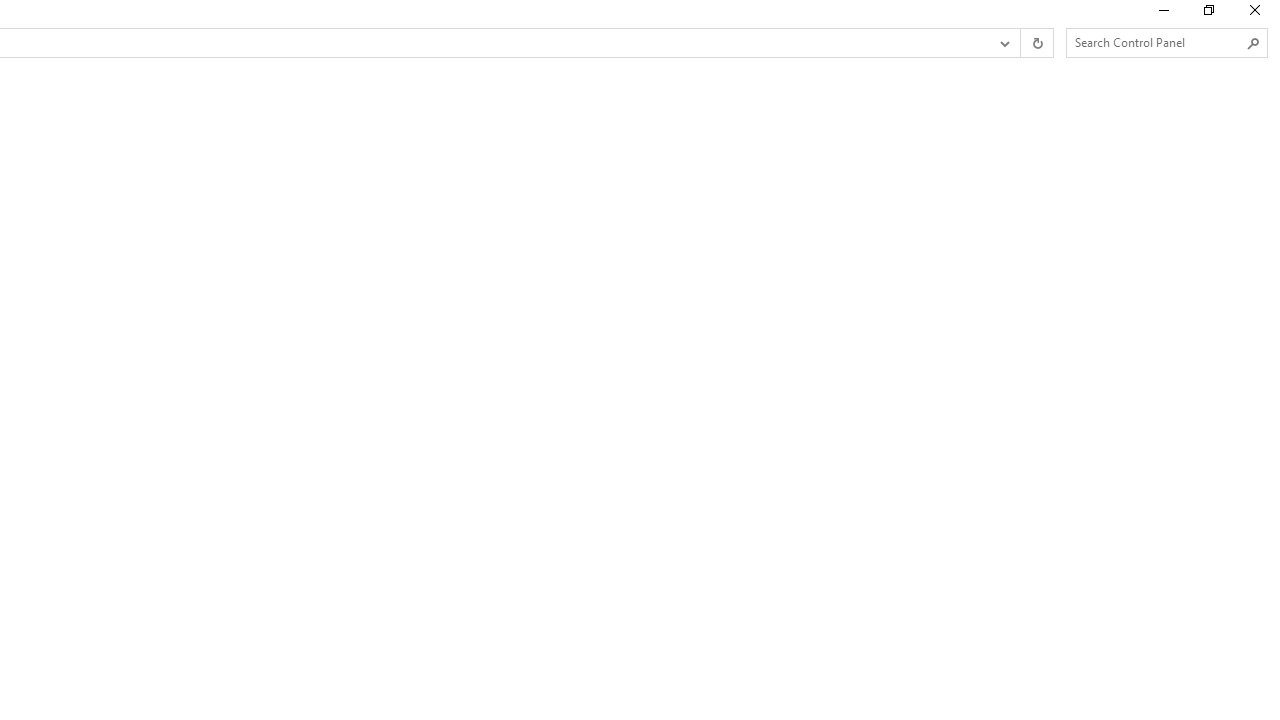  I want to click on 'Refresh "Work Folders" (F5)', so click(1036, 43).